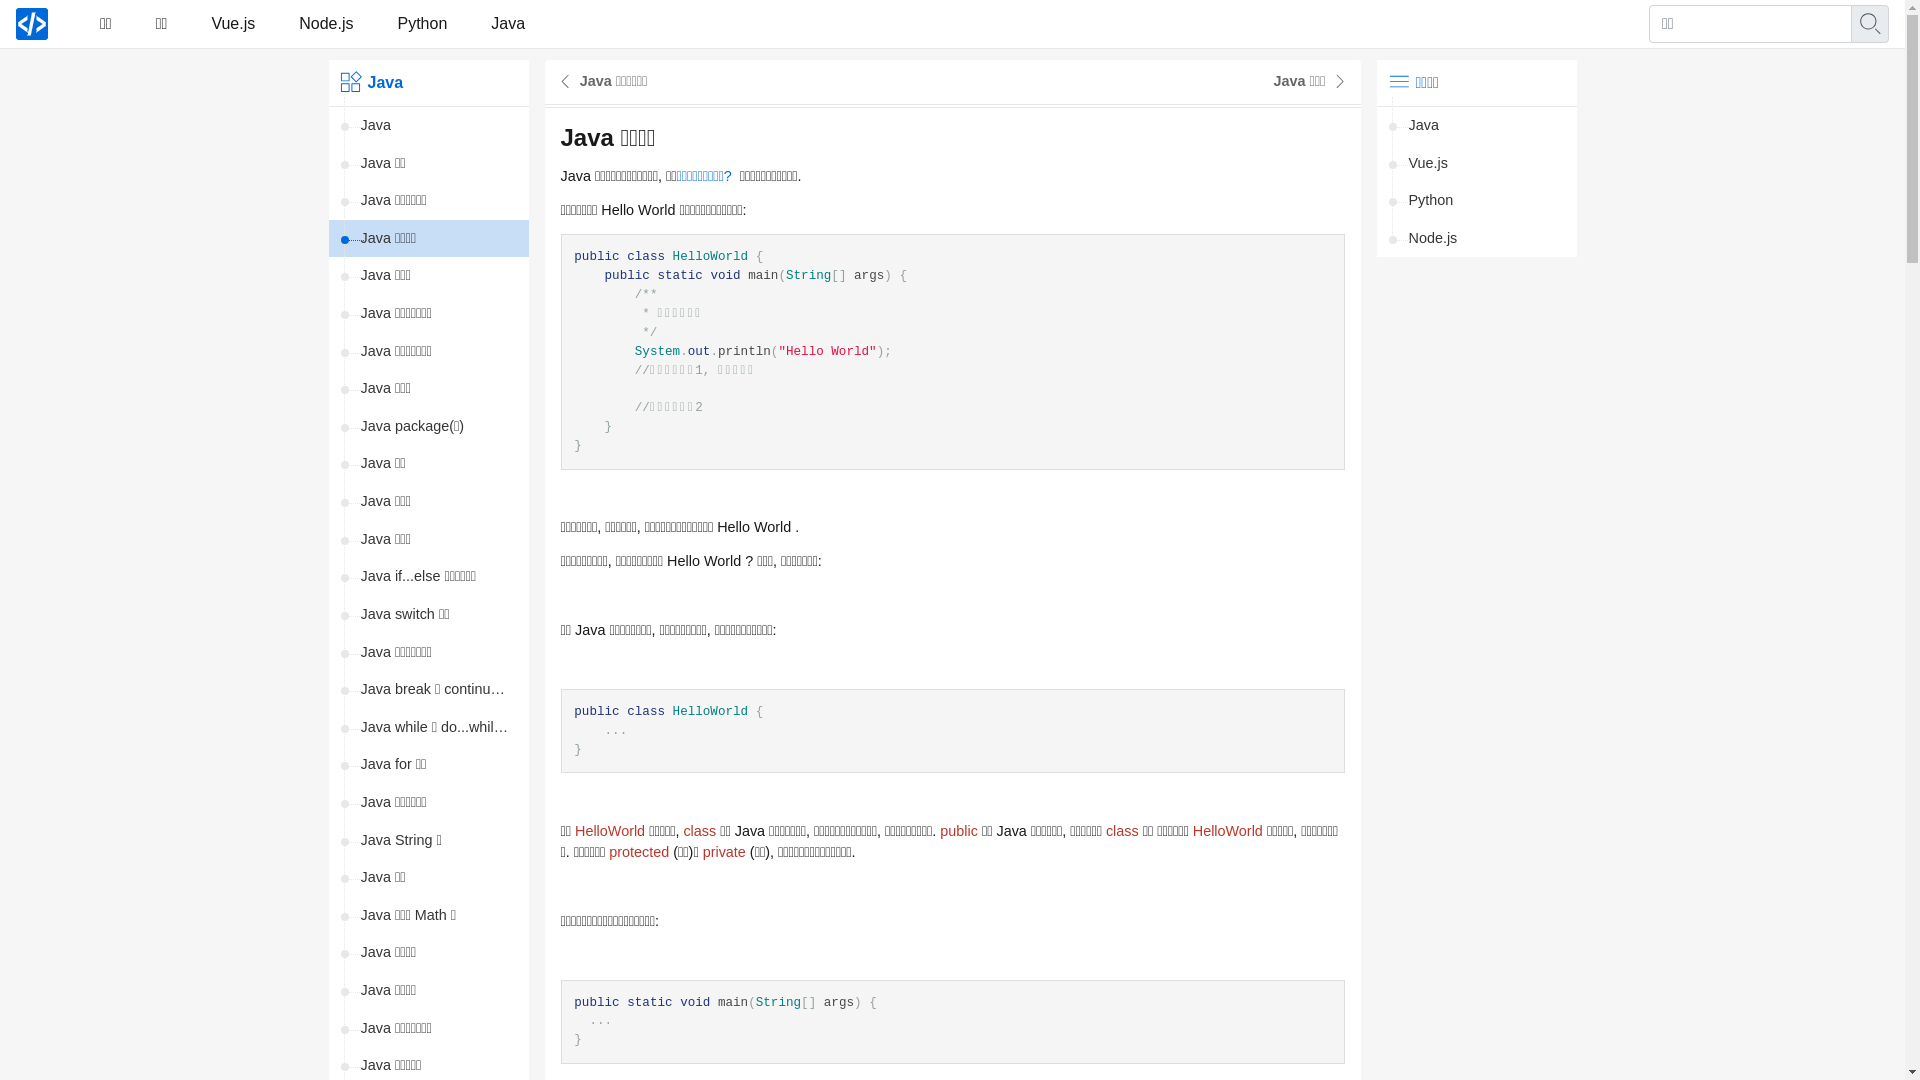  Describe the element at coordinates (1391, 200) in the screenshot. I see `'Python'` at that location.